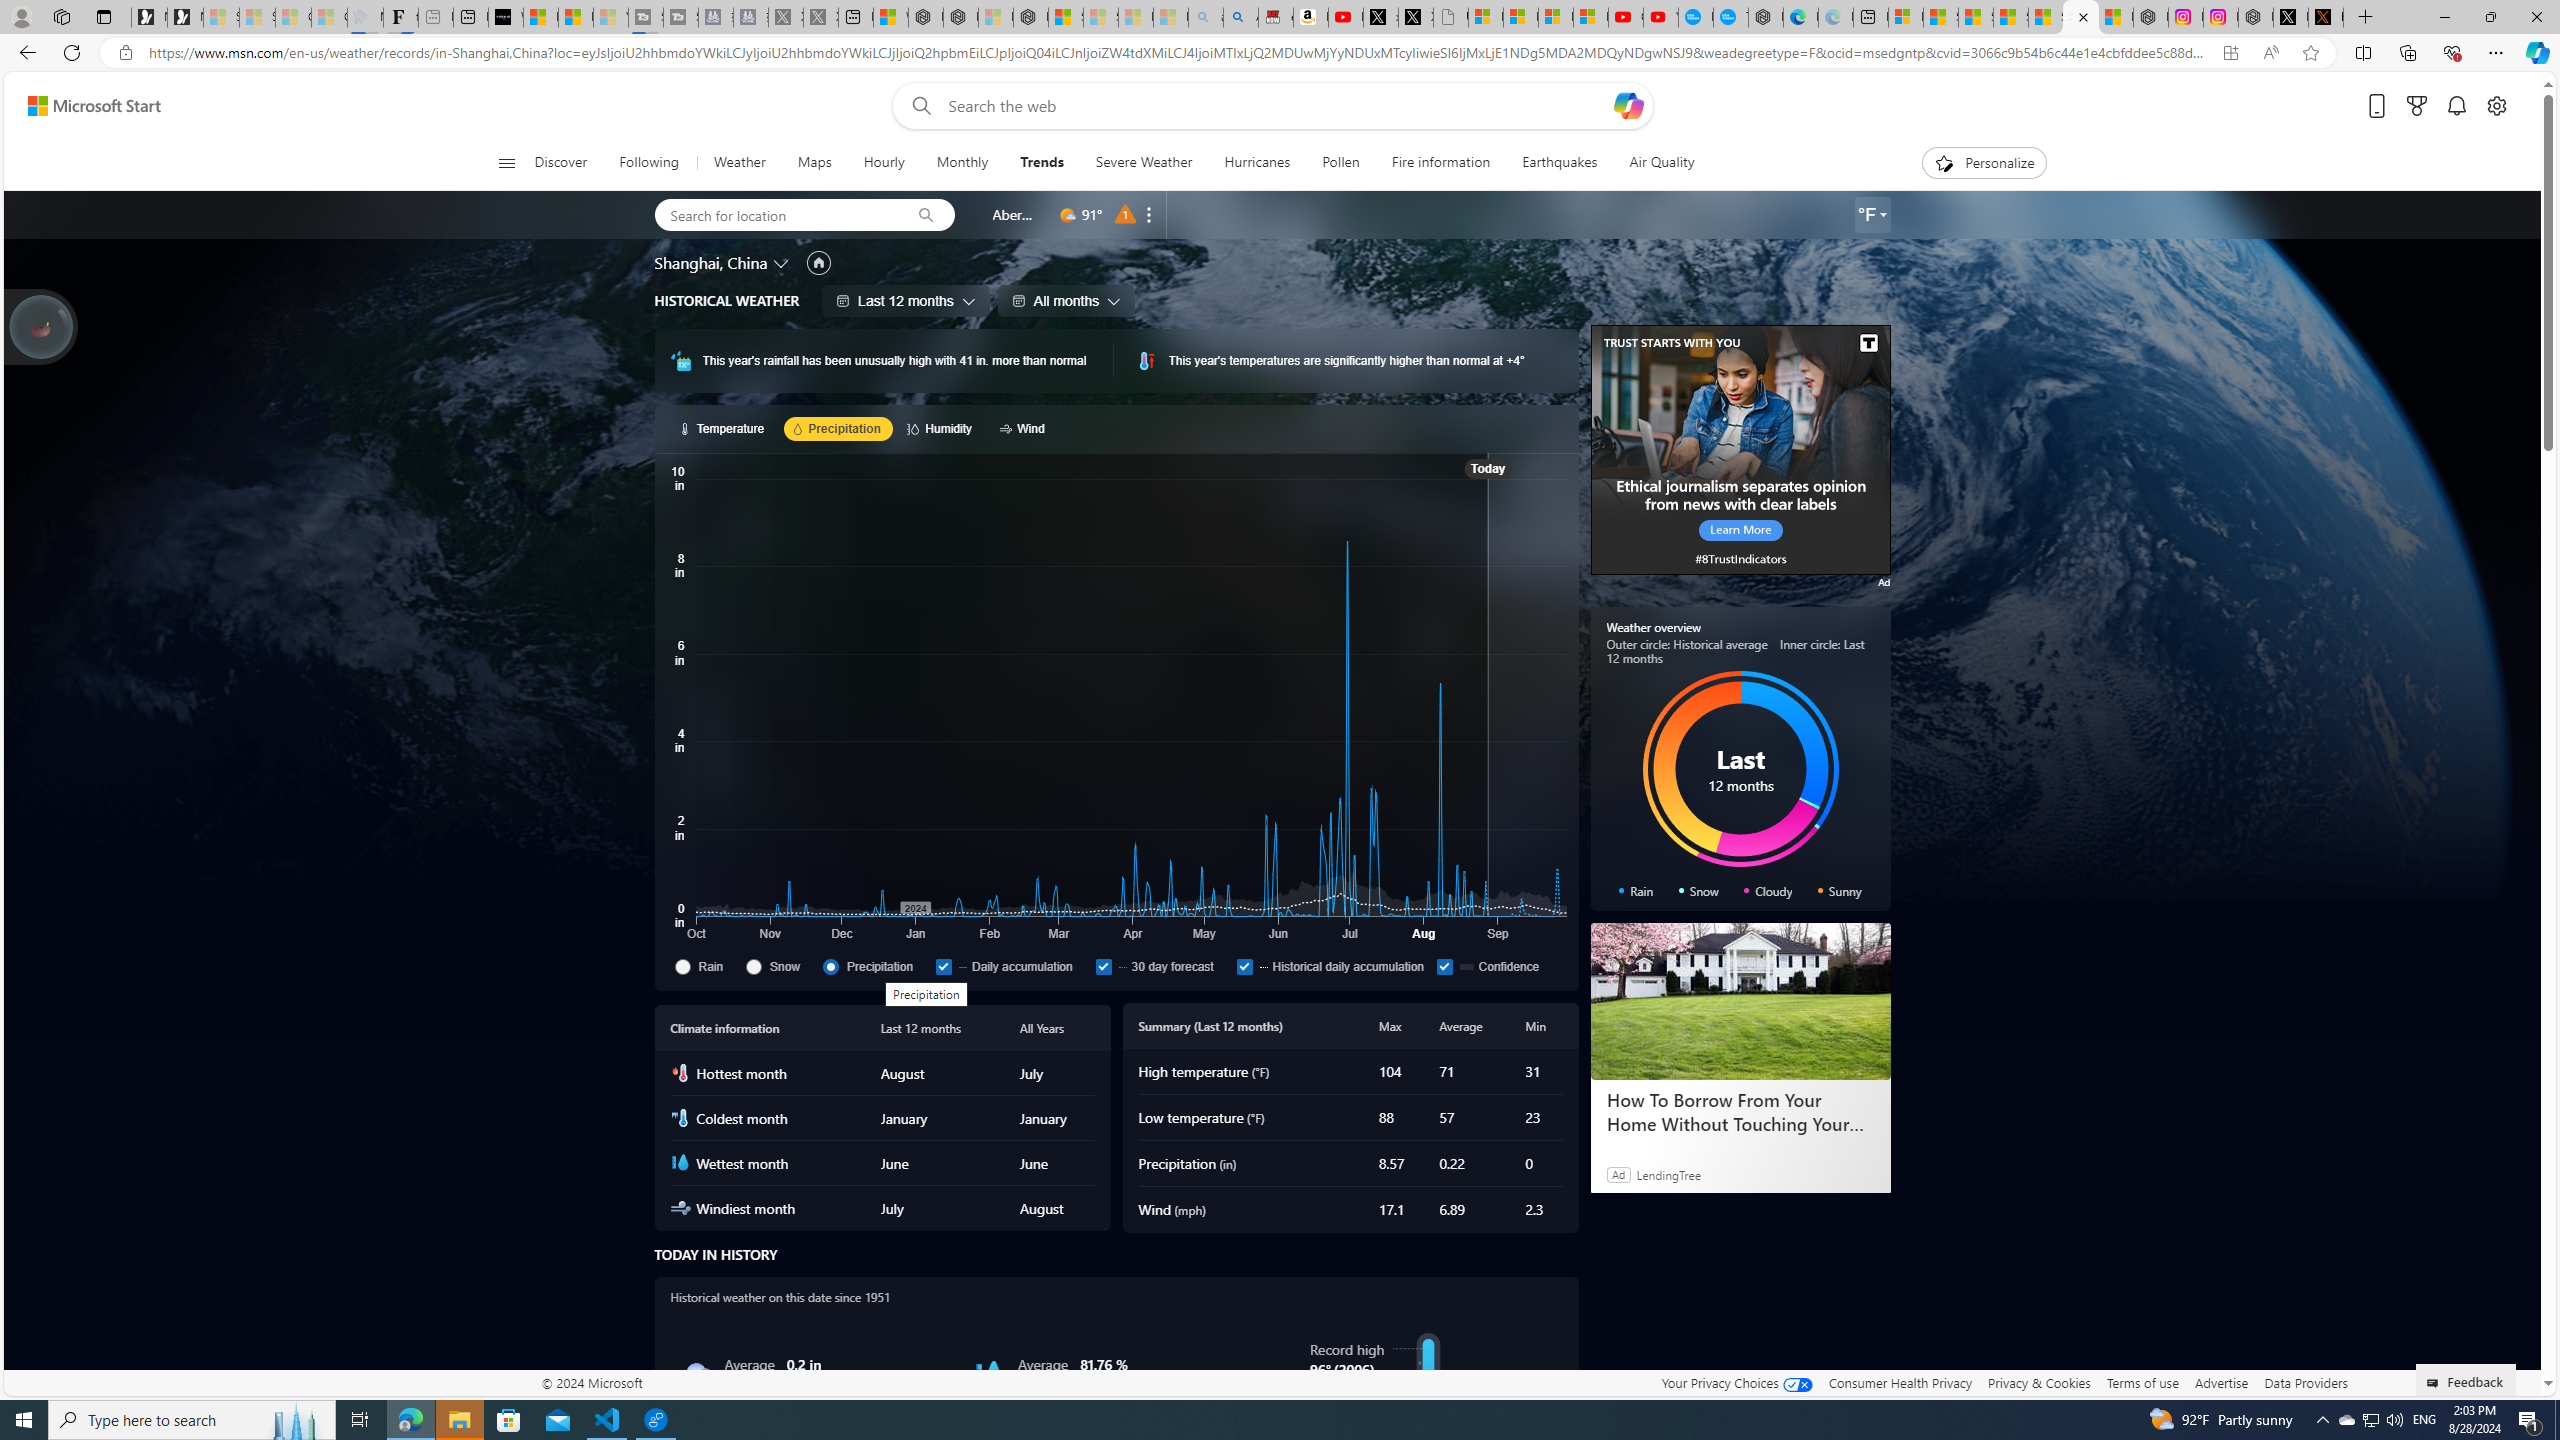 Image resolution: width=2560 pixels, height=1440 pixels. I want to click on 'Severe Weather', so click(1142, 162).